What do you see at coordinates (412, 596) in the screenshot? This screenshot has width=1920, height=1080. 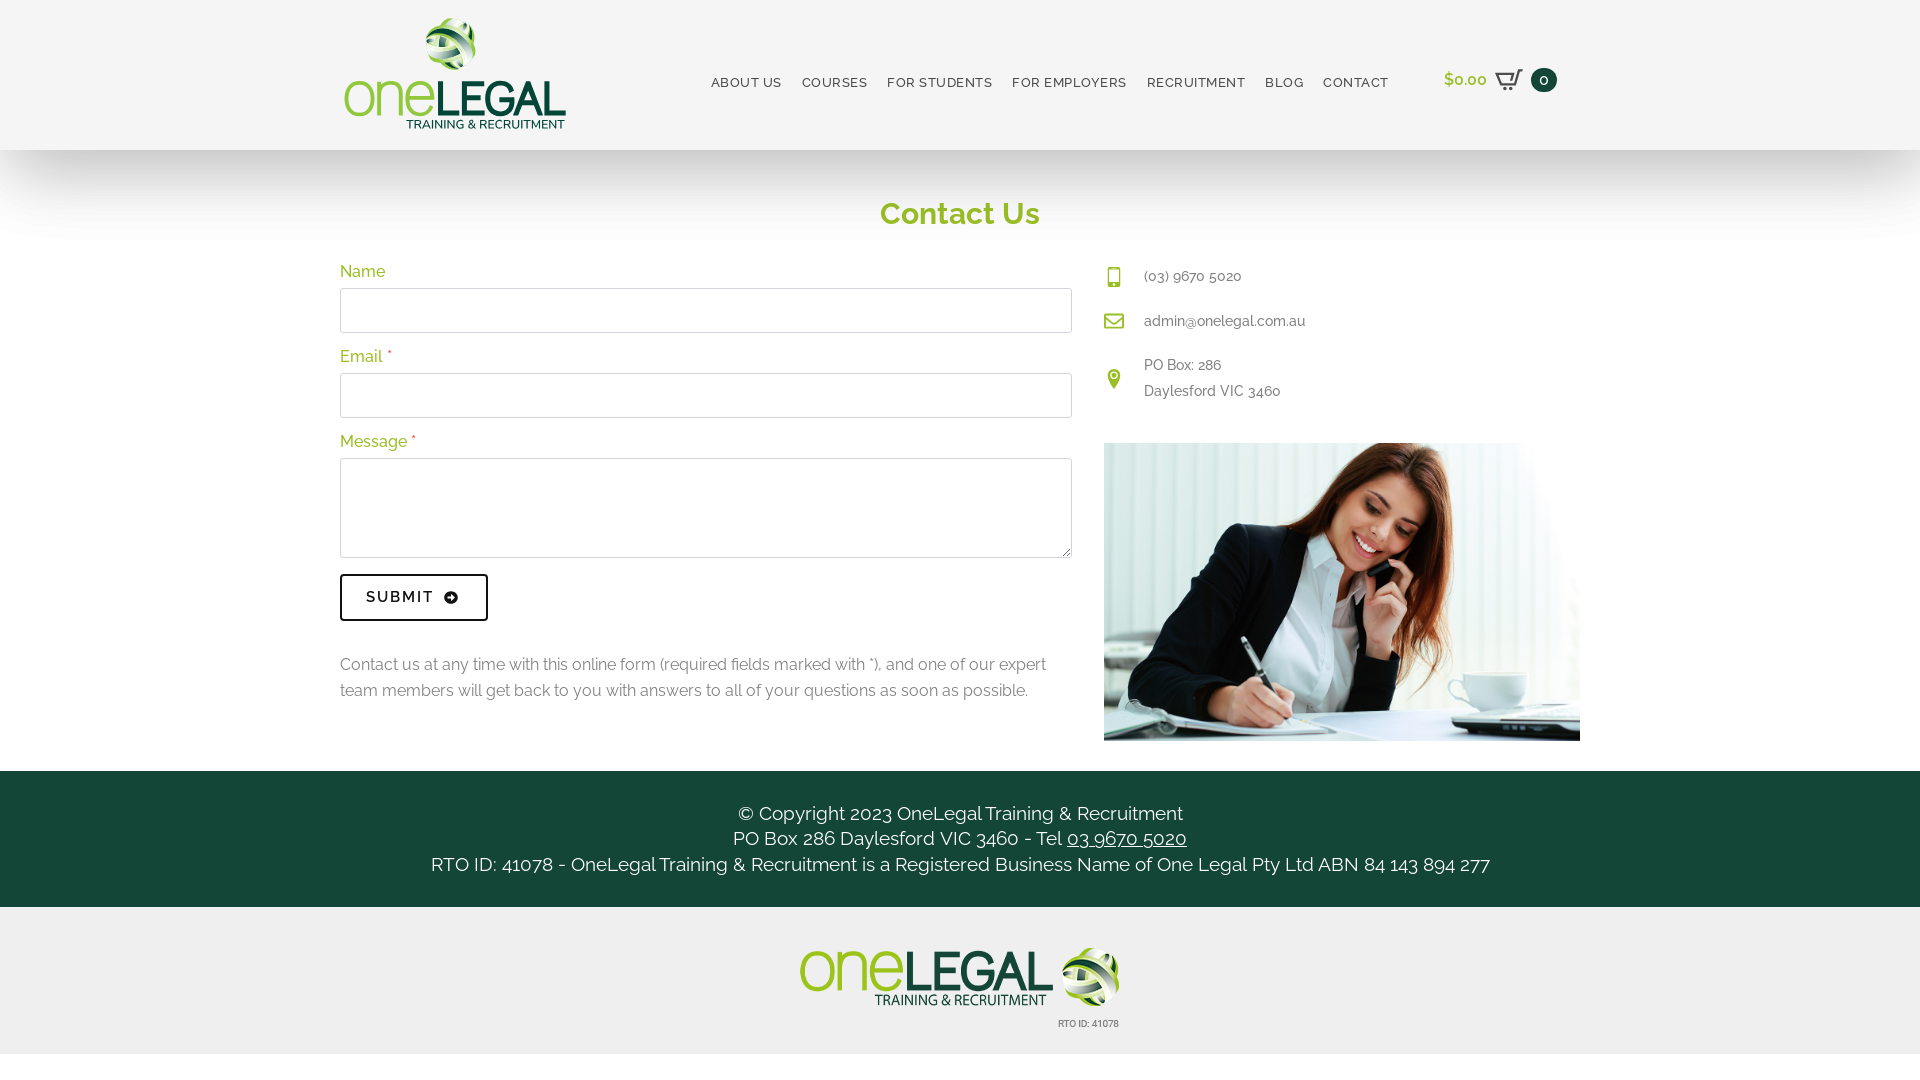 I see `'SUBMIT'` at bounding box center [412, 596].